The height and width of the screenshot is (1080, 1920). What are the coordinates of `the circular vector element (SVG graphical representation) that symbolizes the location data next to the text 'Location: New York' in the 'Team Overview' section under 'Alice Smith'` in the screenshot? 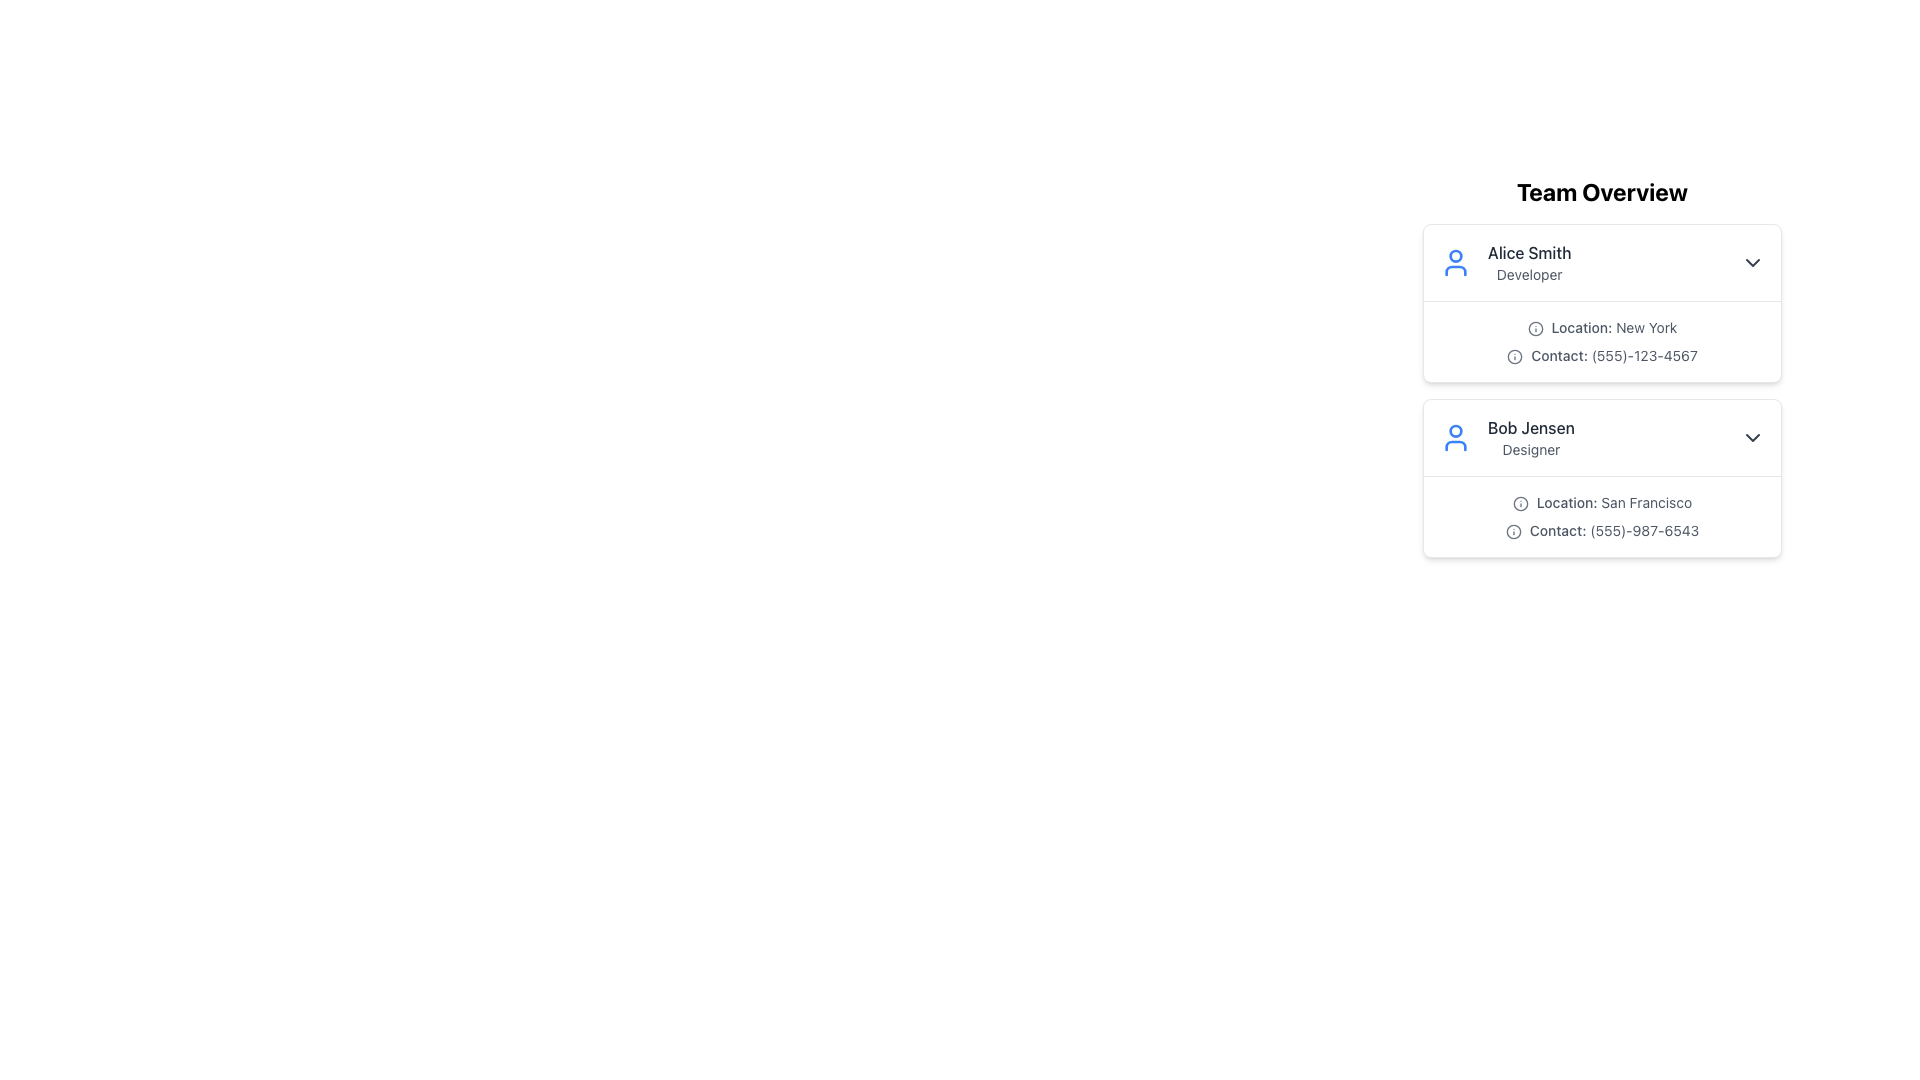 It's located at (1534, 328).